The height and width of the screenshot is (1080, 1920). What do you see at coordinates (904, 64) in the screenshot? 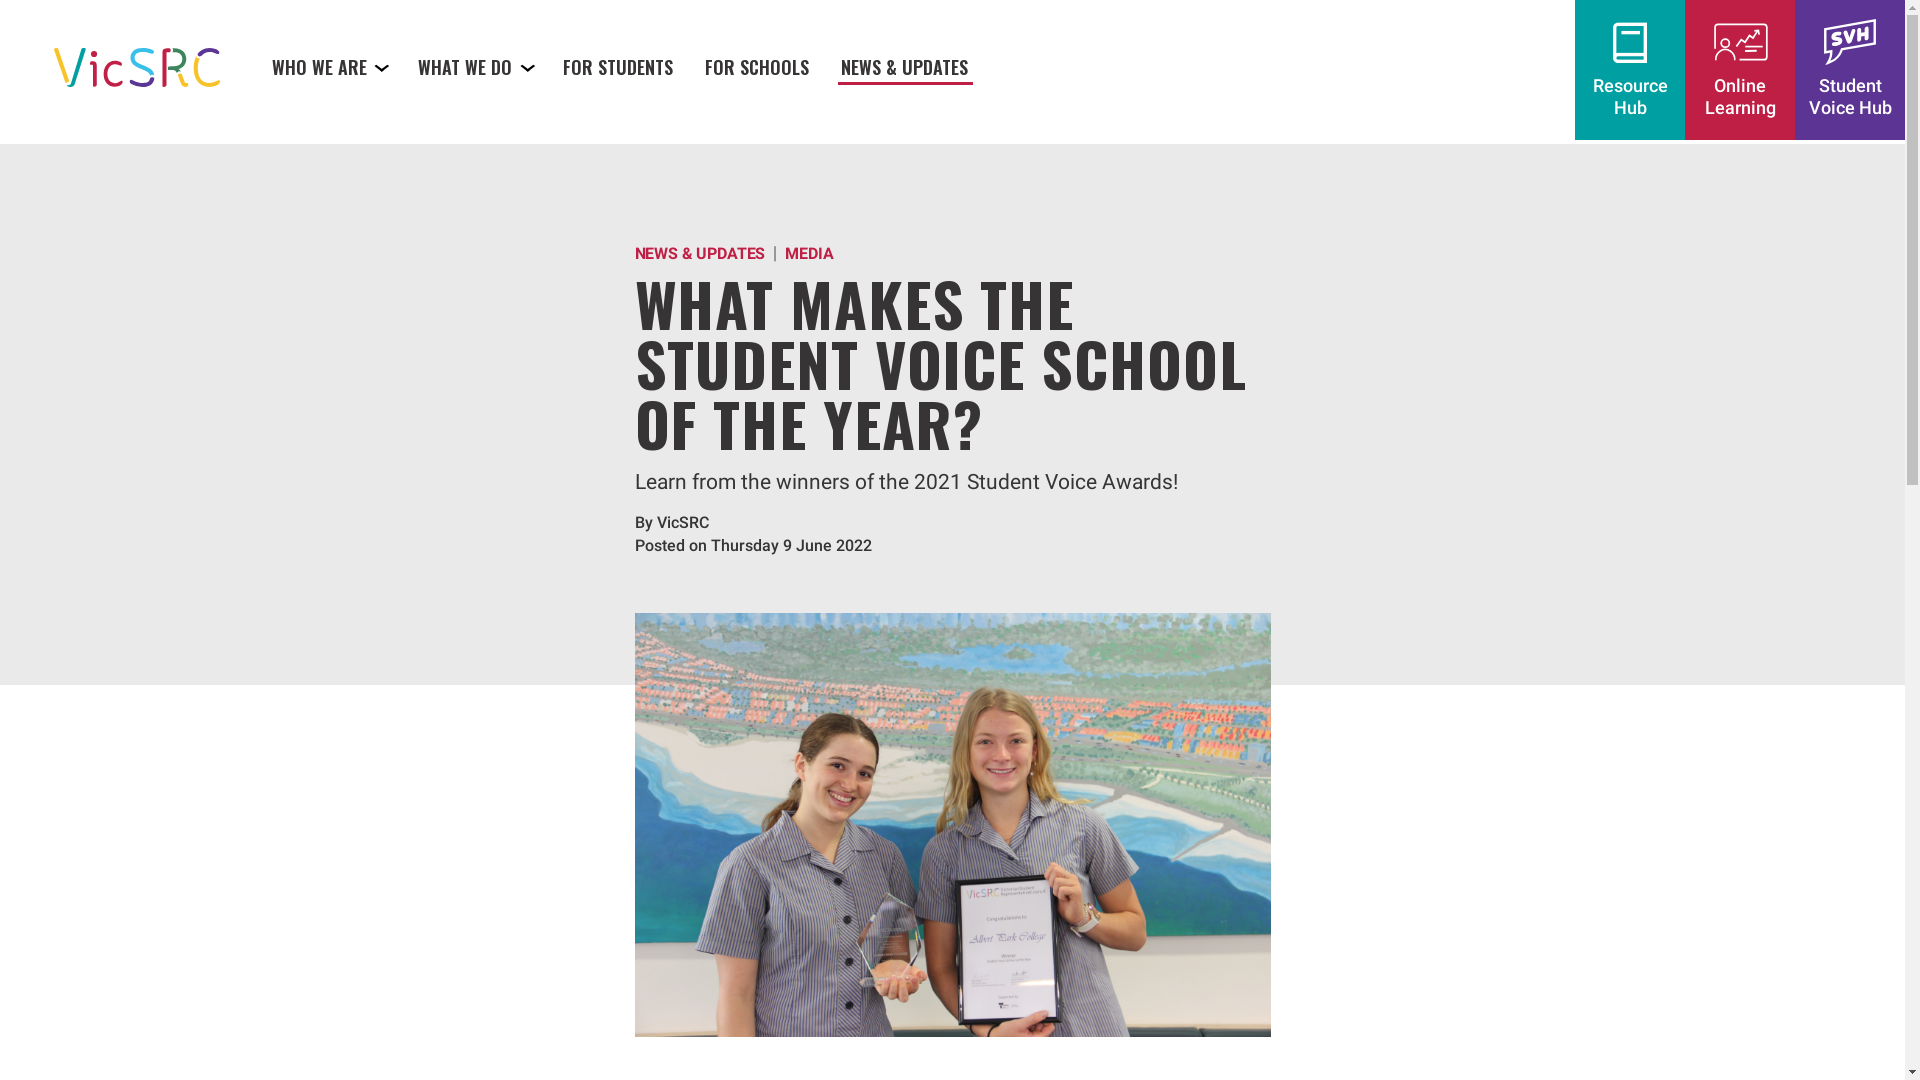
I see `'NEWS & UPDATES'` at bounding box center [904, 64].